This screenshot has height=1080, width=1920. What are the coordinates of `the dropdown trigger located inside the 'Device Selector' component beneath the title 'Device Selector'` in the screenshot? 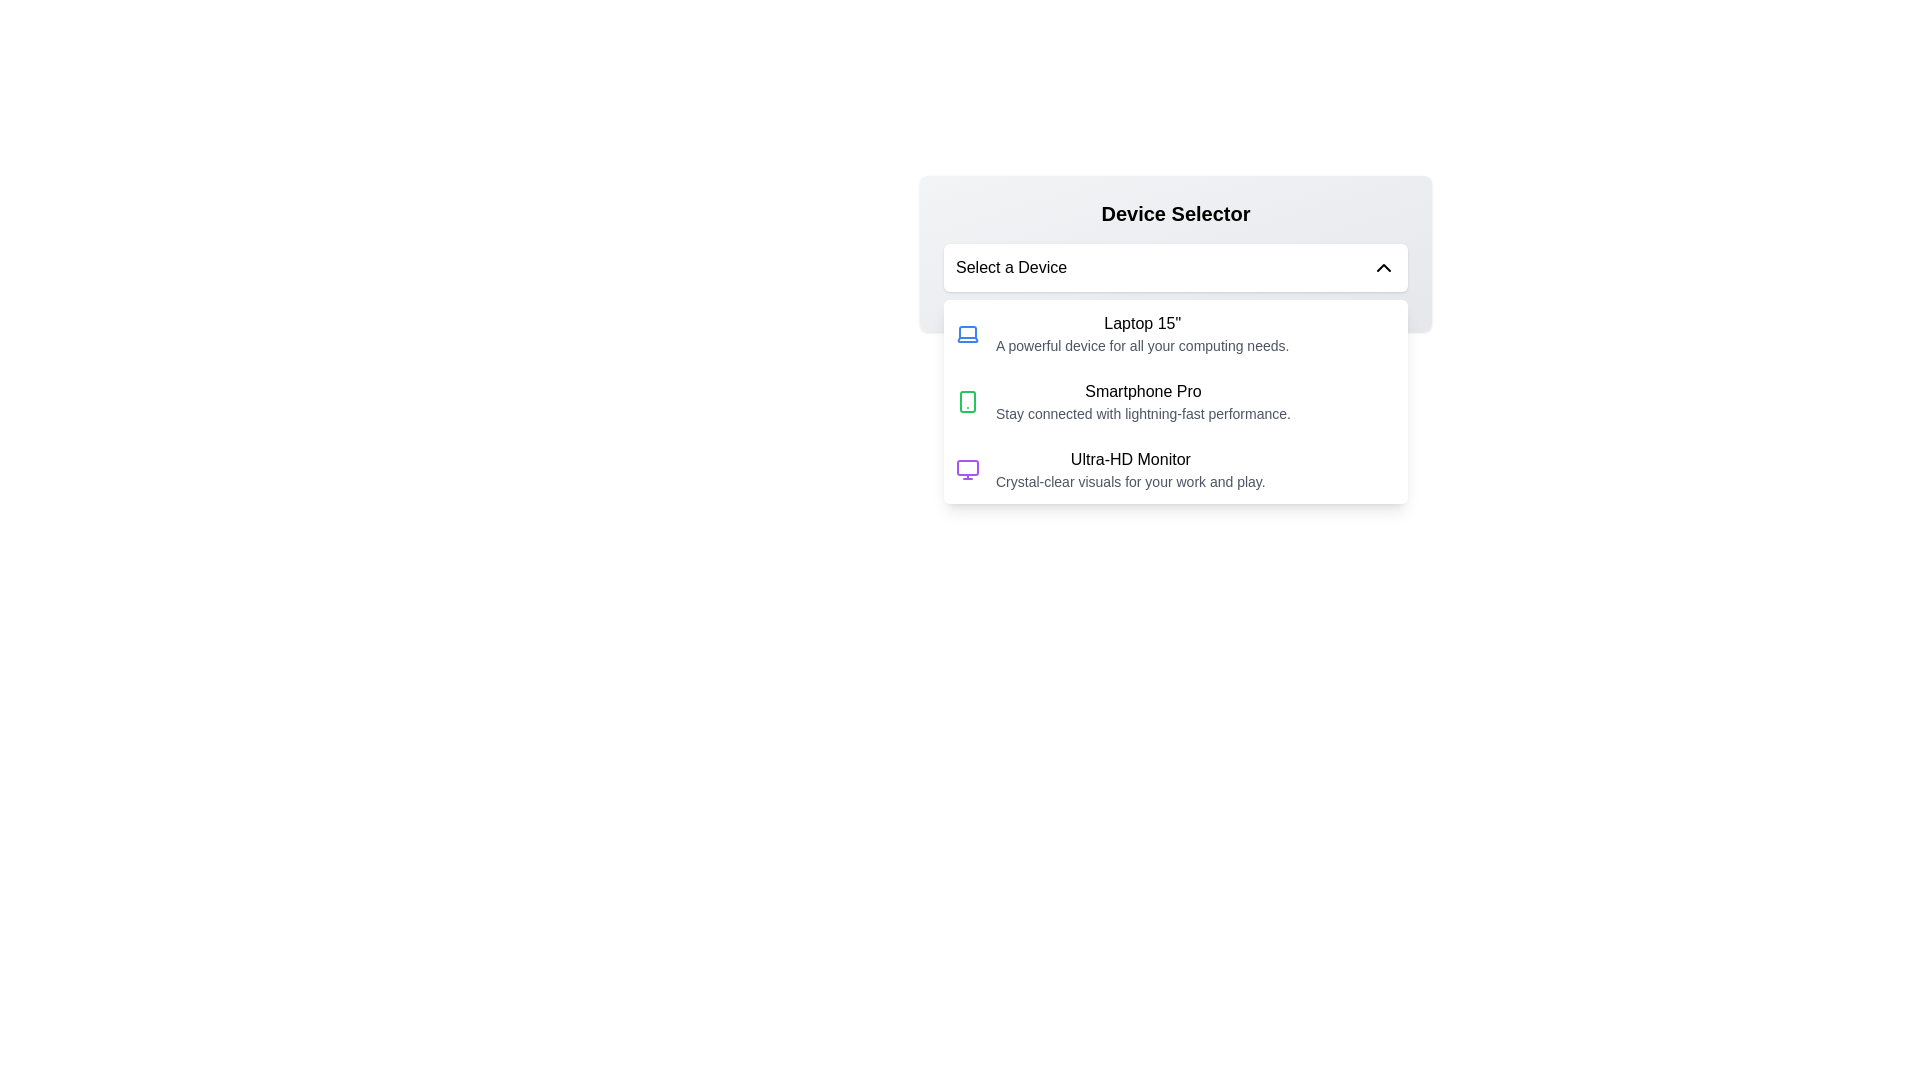 It's located at (1176, 266).